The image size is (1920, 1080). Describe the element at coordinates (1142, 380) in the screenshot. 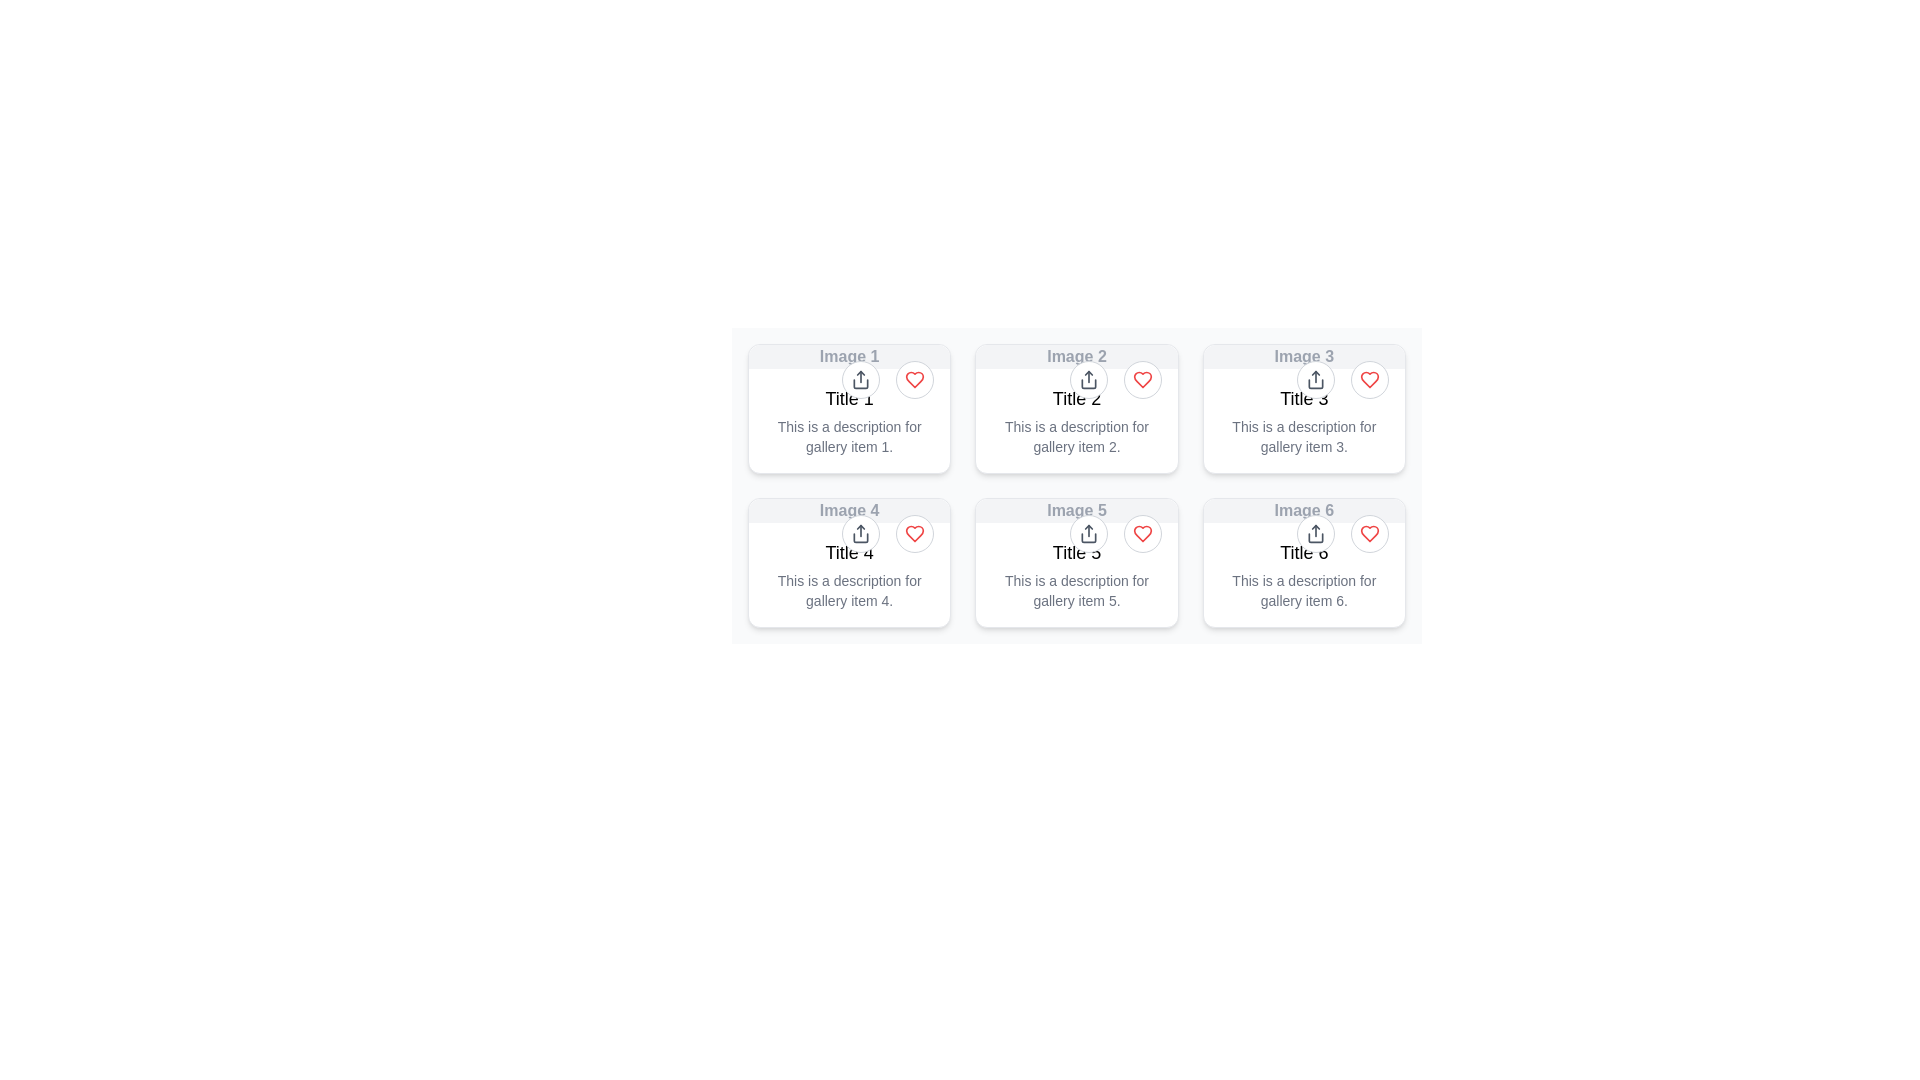

I see `the 'like' or 'favorite' icon located in the middle column of the top row in a 2-row, 3-column grid layout, adjacent to the share icon of the card titled 'Title 2' to favorite the item` at that location.